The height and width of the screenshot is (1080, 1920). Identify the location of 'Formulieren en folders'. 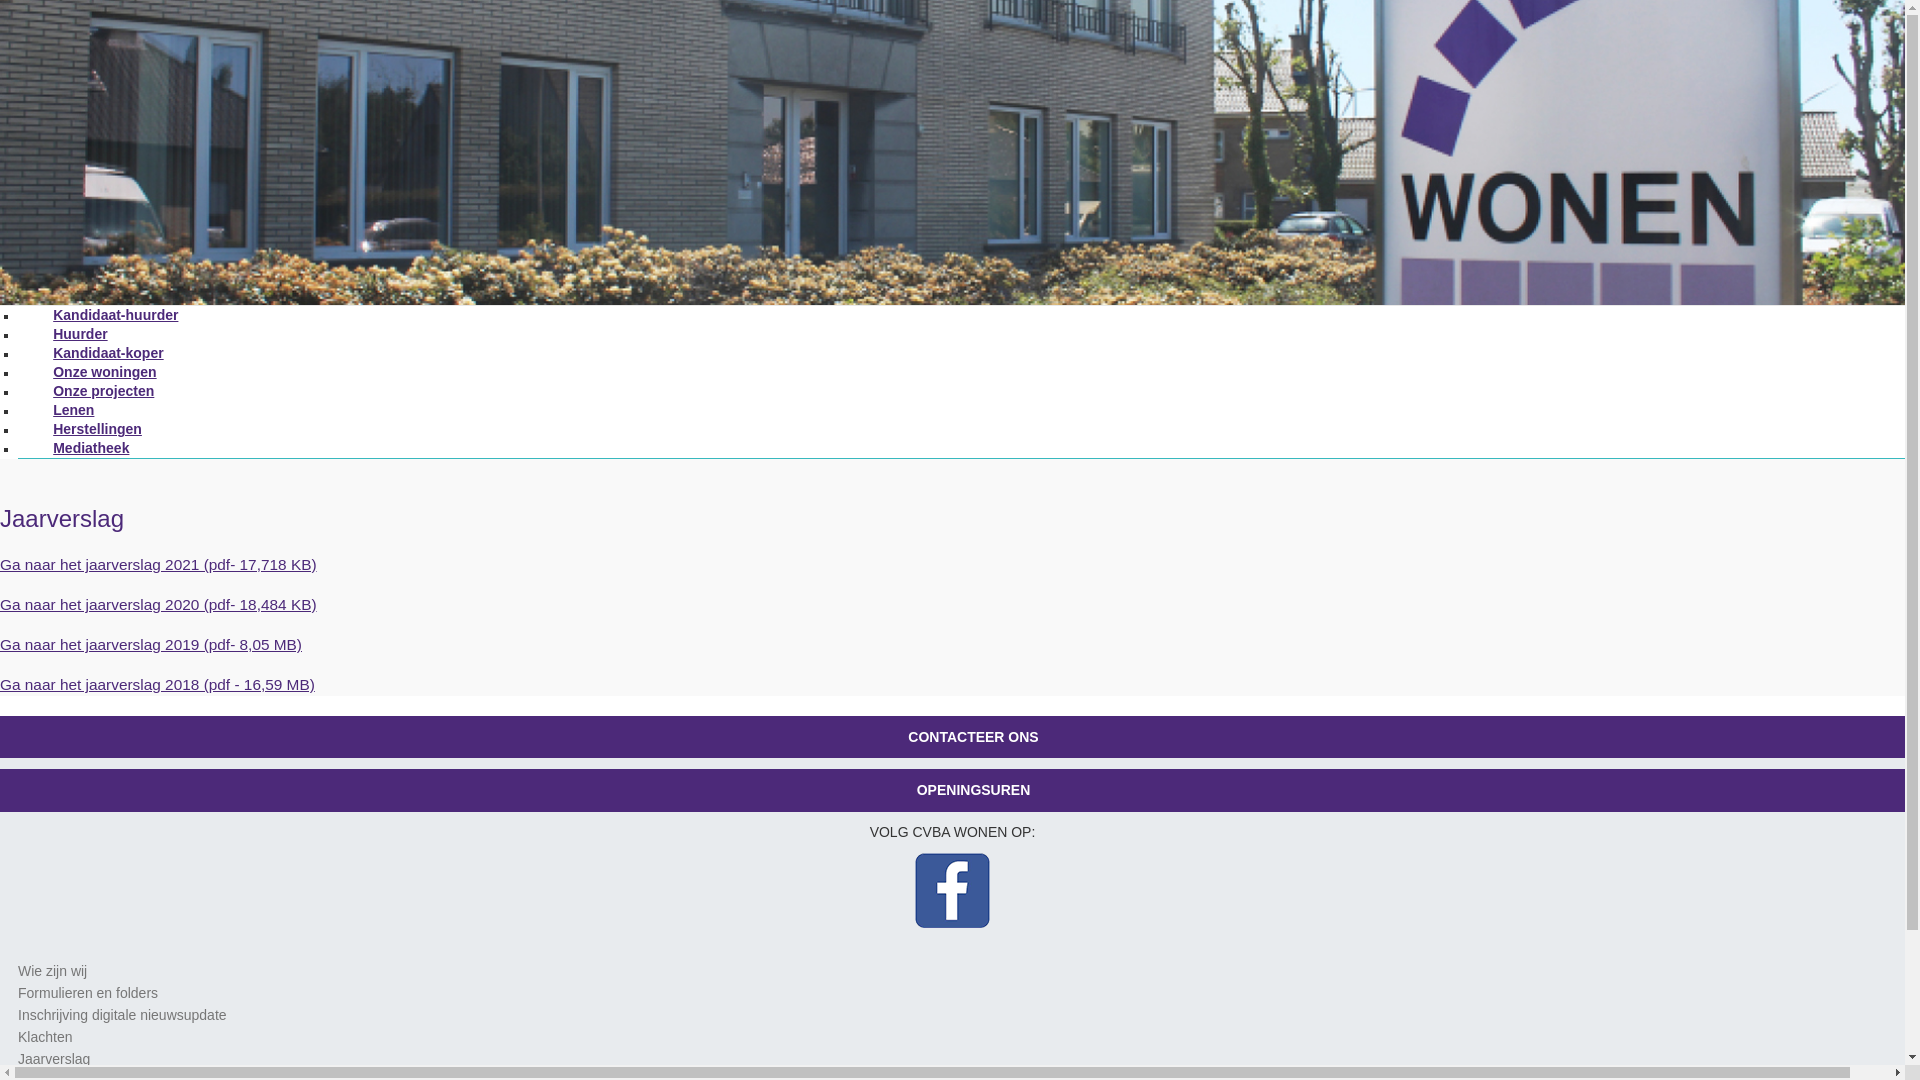
(86, 992).